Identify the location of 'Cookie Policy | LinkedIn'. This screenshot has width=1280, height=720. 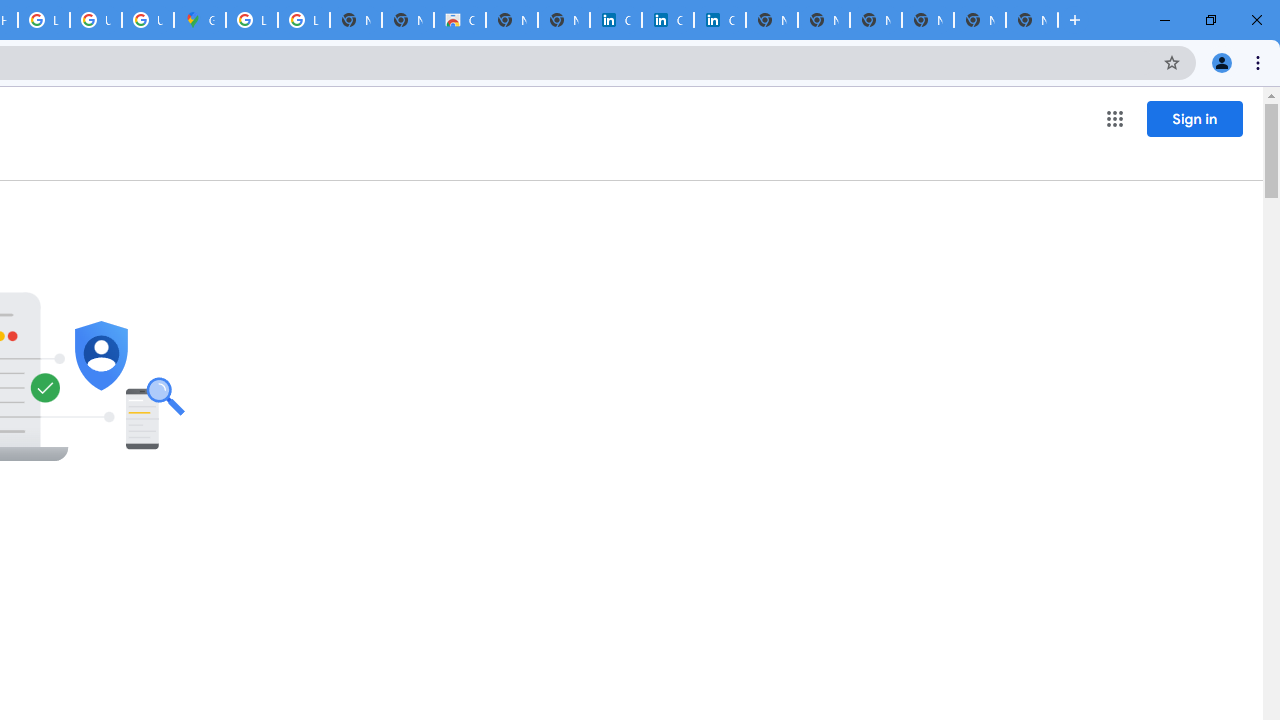
(615, 20).